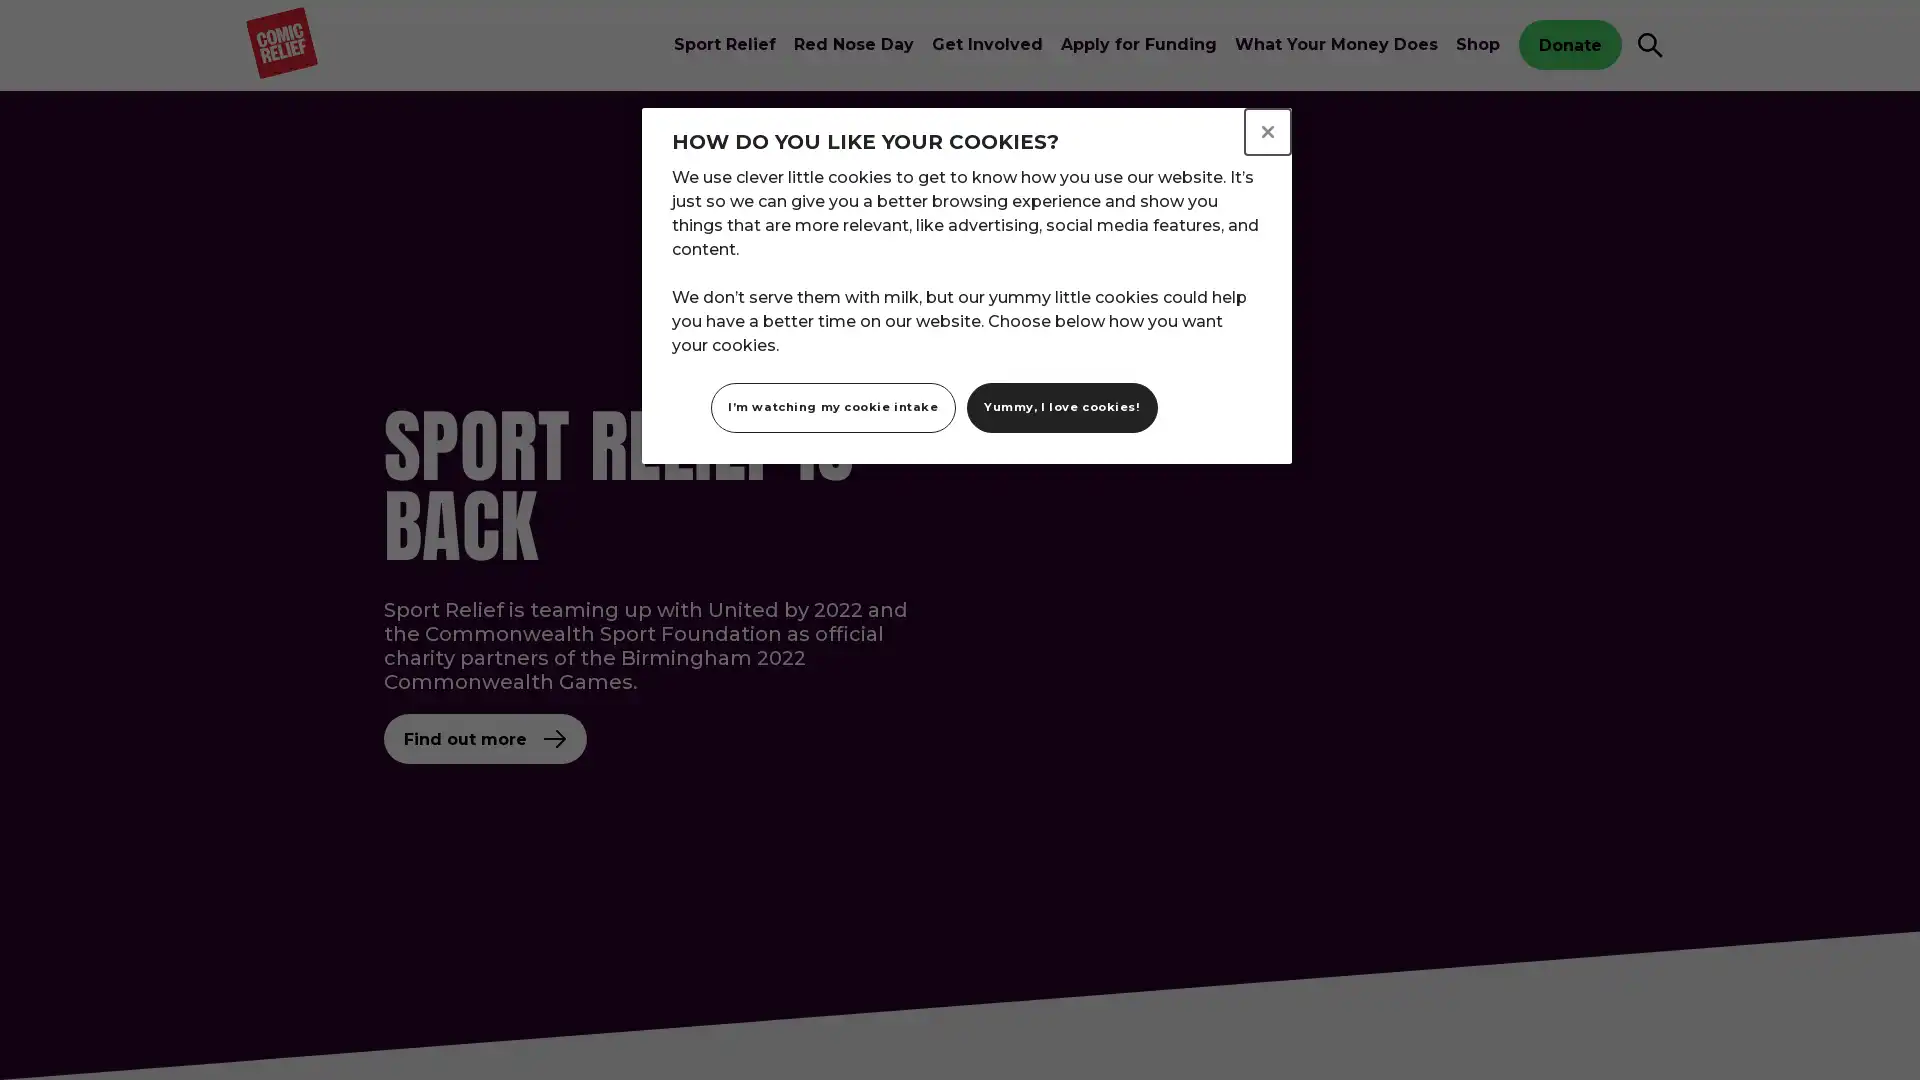 The width and height of the screenshot is (1920, 1080). What do you see at coordinates (1060, 406) in the screenshot?
I see `Yummy, I love cookies!` at bounding box center [1060, 406].